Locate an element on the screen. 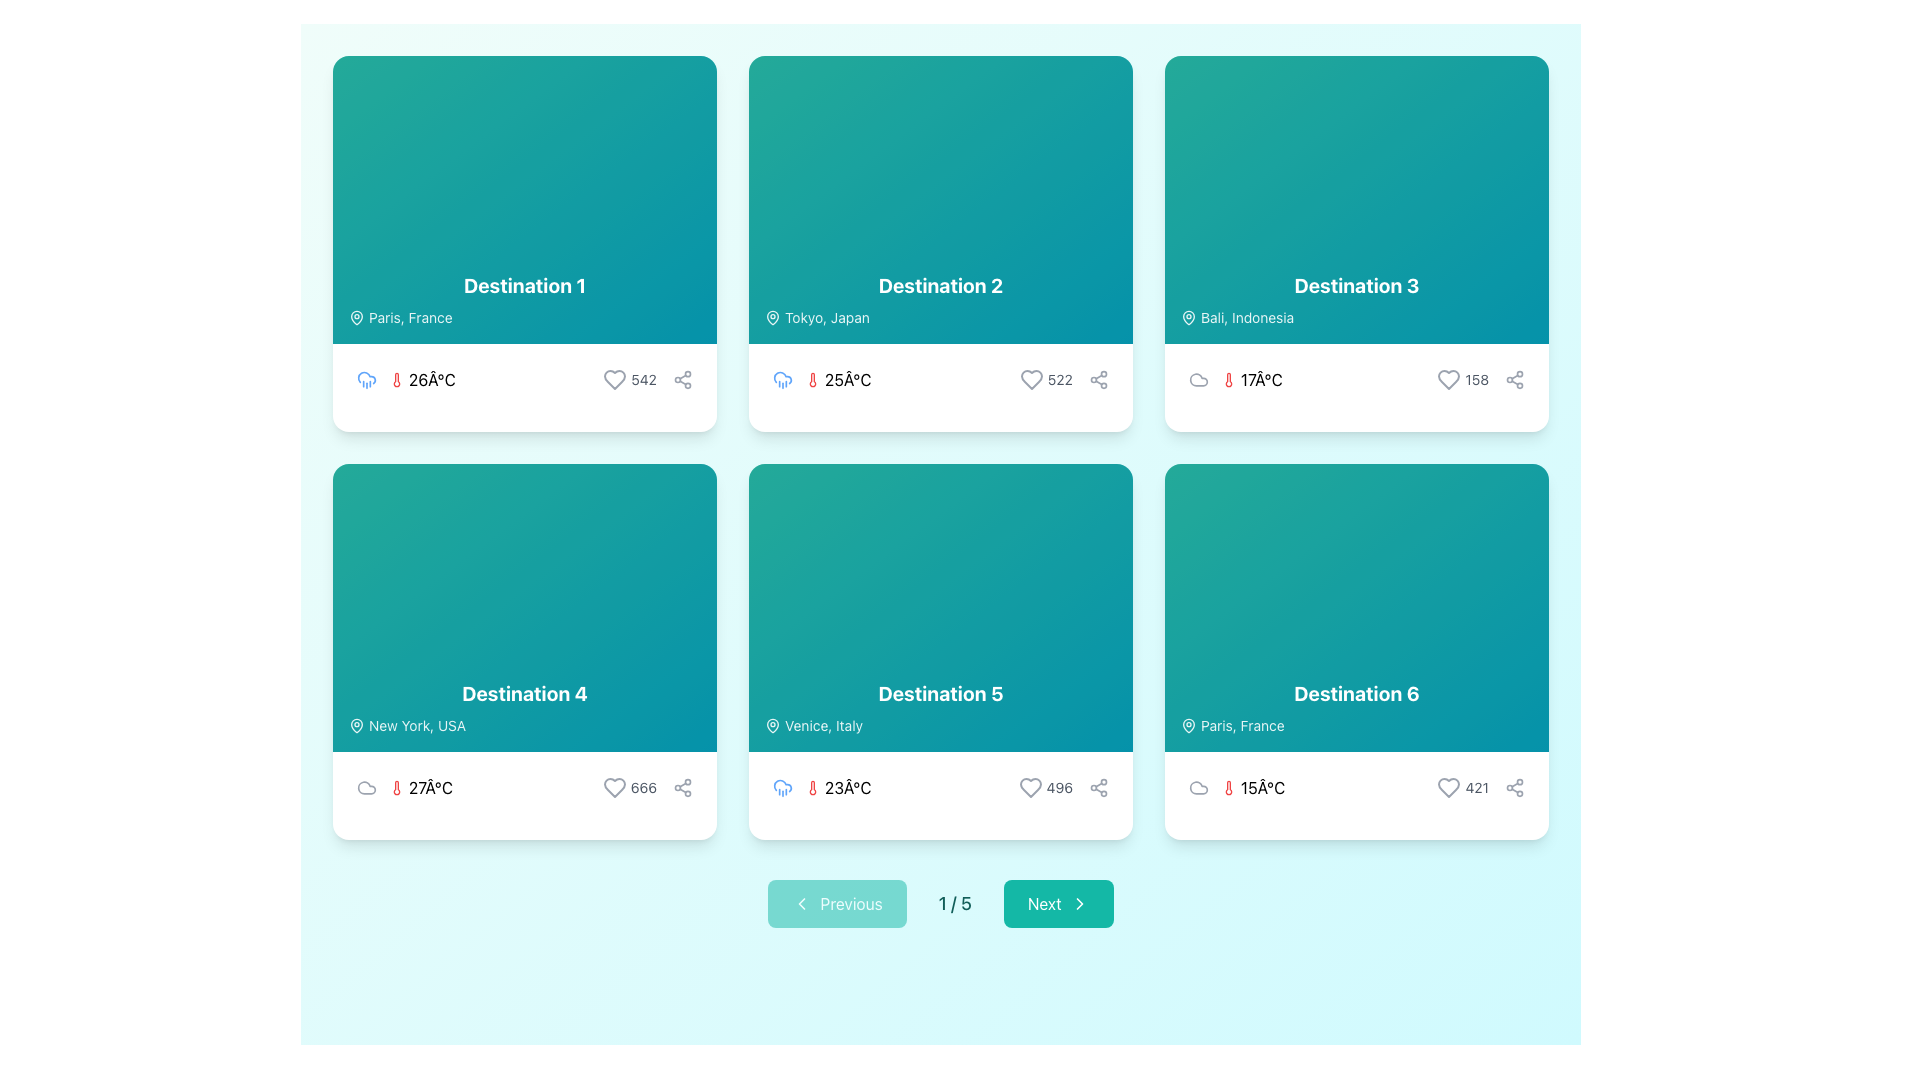 The height and width of the screenshot is (1080, 1920). the text label indicating the geographical location associated with the 'Destination 5' card, located in the lower-left section alongside a location icon is located at coordinates (824, 725).